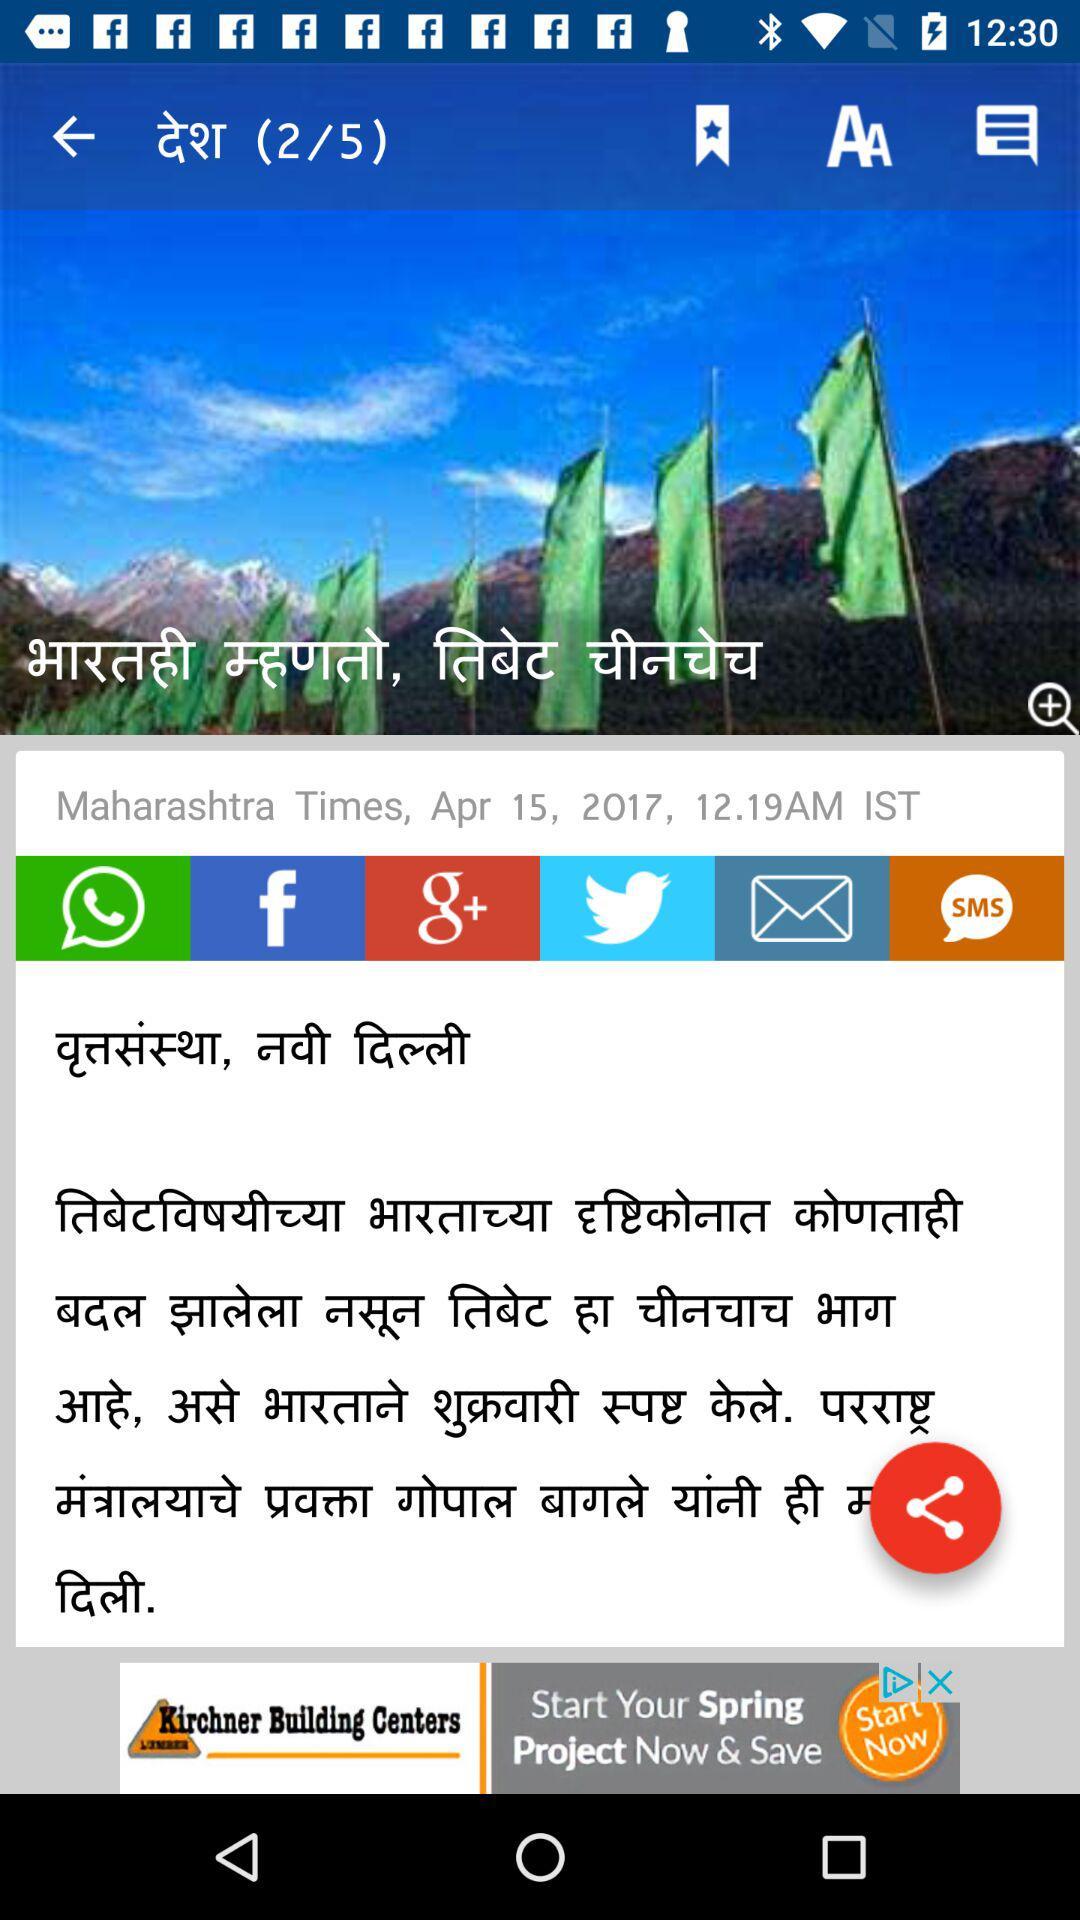 This screenshot has height=1920, width=1080. I want to click on to go subtiffles captioning, so click(975, 907).